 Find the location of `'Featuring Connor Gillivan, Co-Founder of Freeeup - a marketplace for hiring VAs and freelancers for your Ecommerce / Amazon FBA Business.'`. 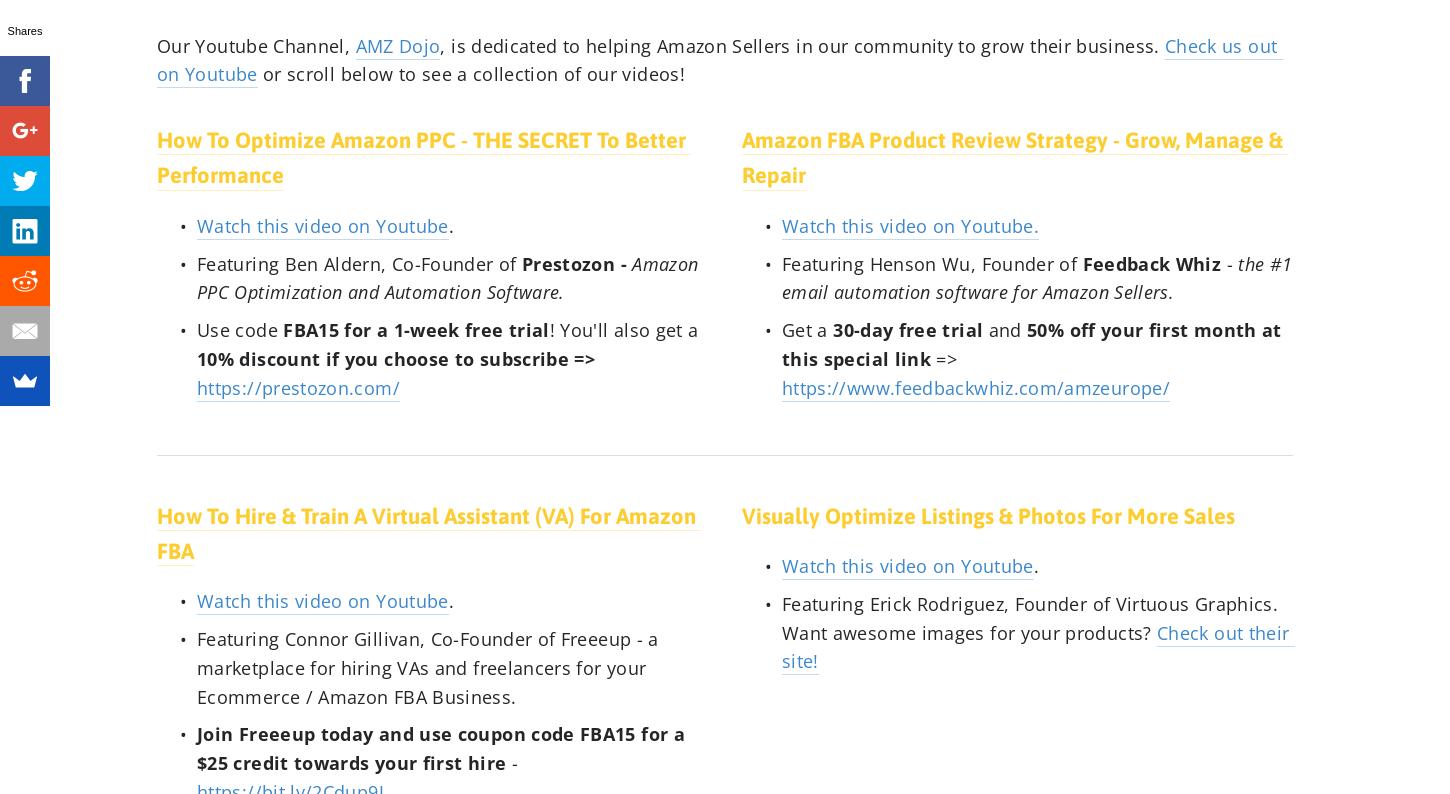

'Featuring Connor Gillivan, Co-Founder of Freeeup - a marketplace for hiring VAs and freelancers for your Ecommerce / Amazon FBA Business.' is located at coordinates (429, 666).